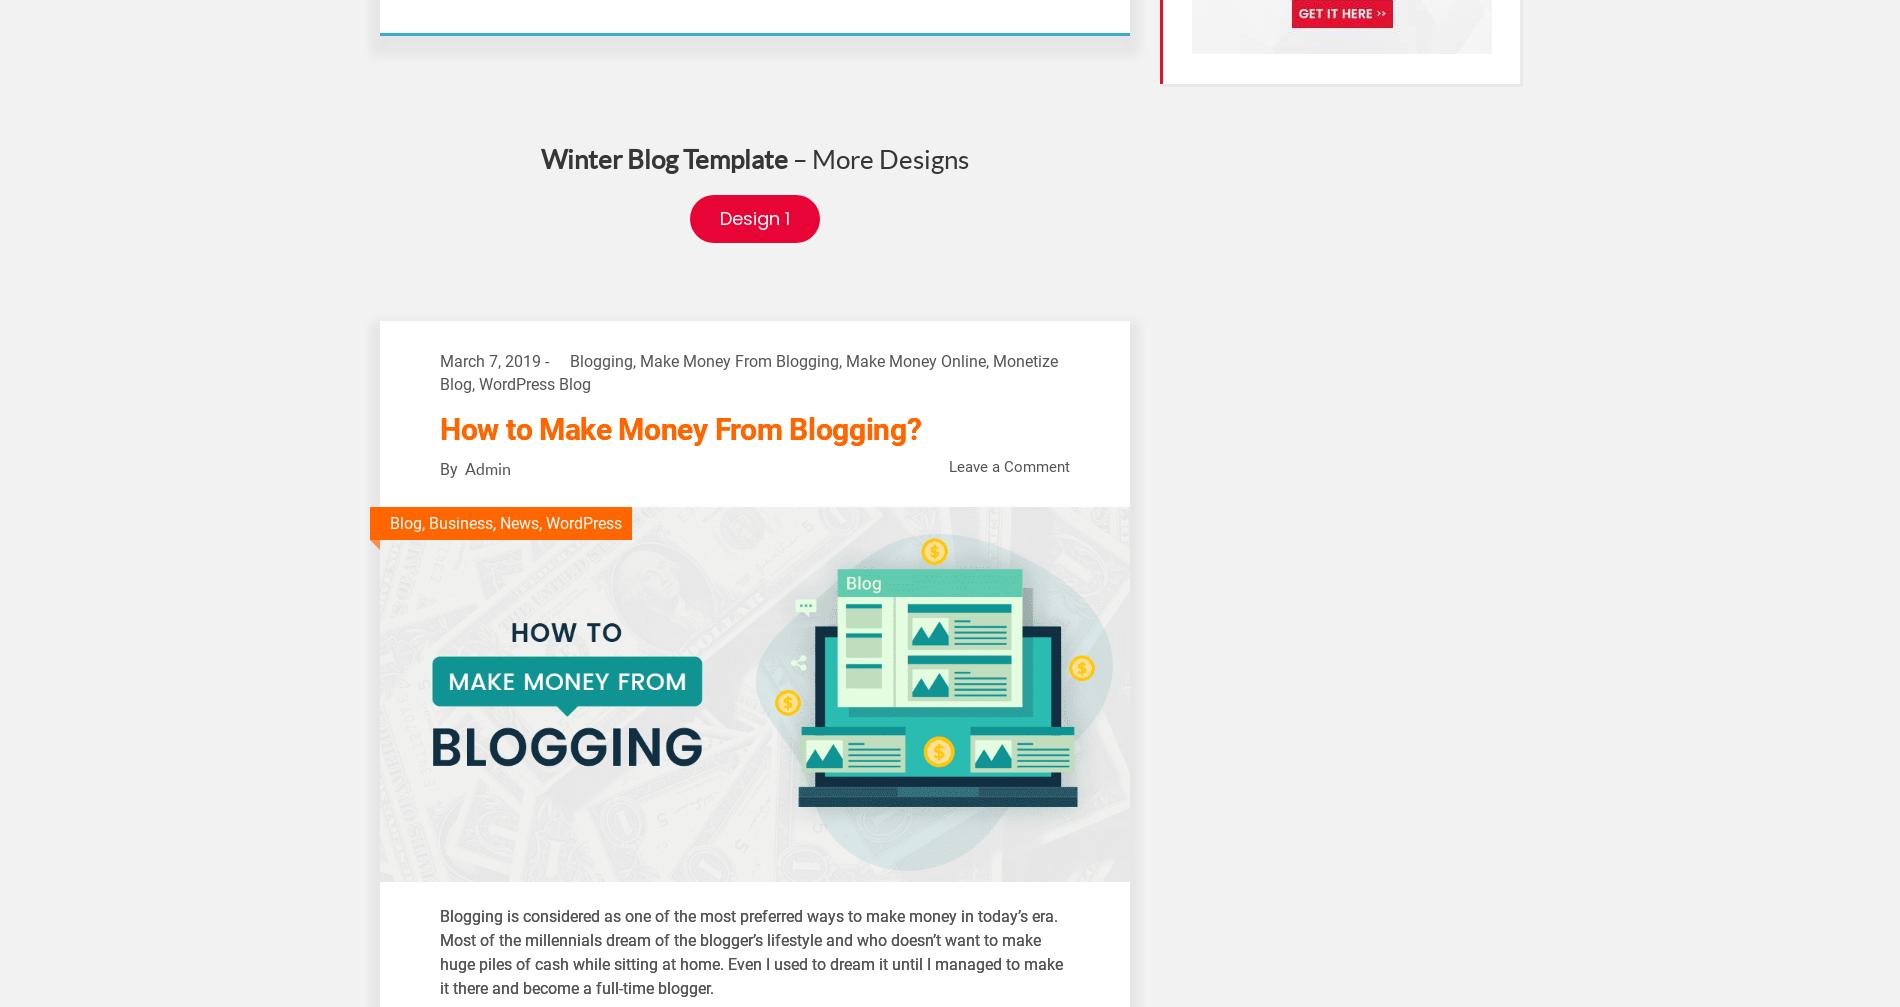 Image resolution: width=1900 pixels, height=1007 pixels. Describe the element at coordinates (664, 159) in the screenshot. I see `'Winter Blog Template'` at that location.